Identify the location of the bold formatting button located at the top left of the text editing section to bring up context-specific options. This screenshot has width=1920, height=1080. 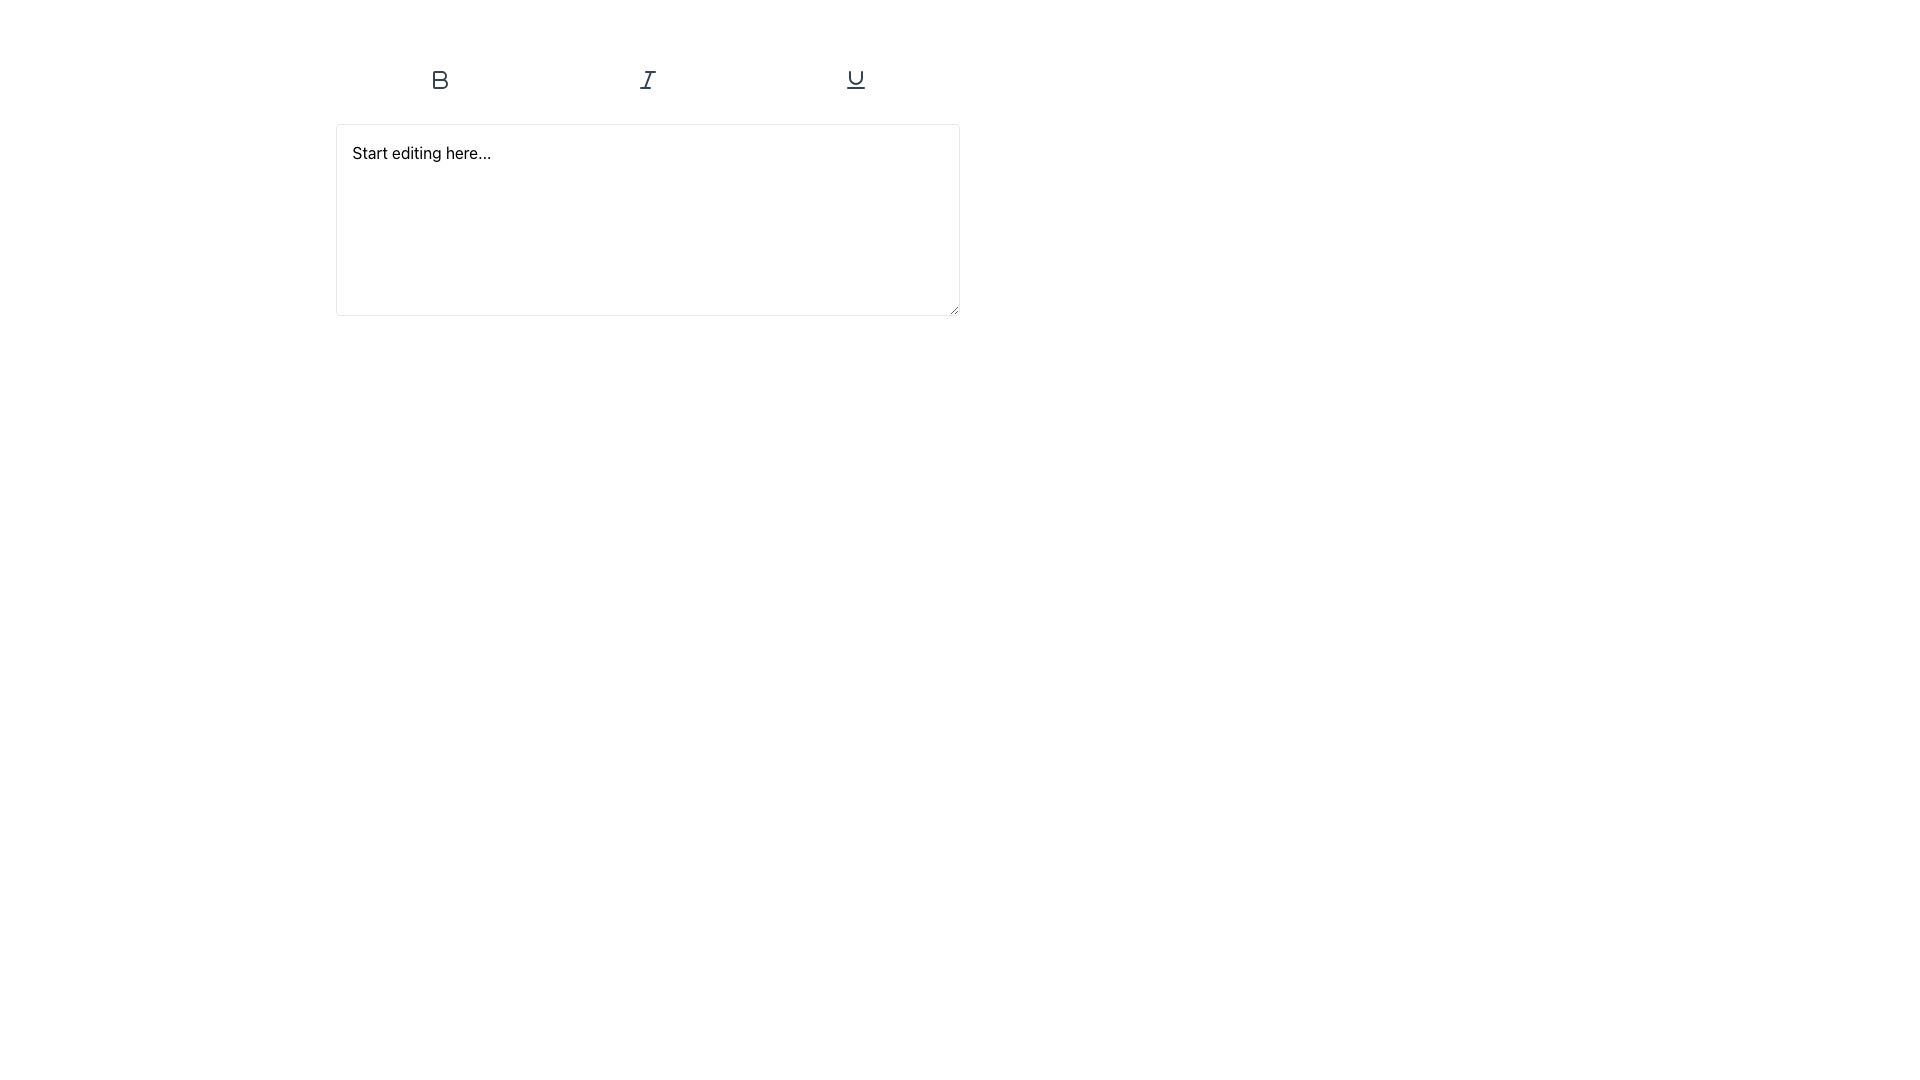
(438, 79).